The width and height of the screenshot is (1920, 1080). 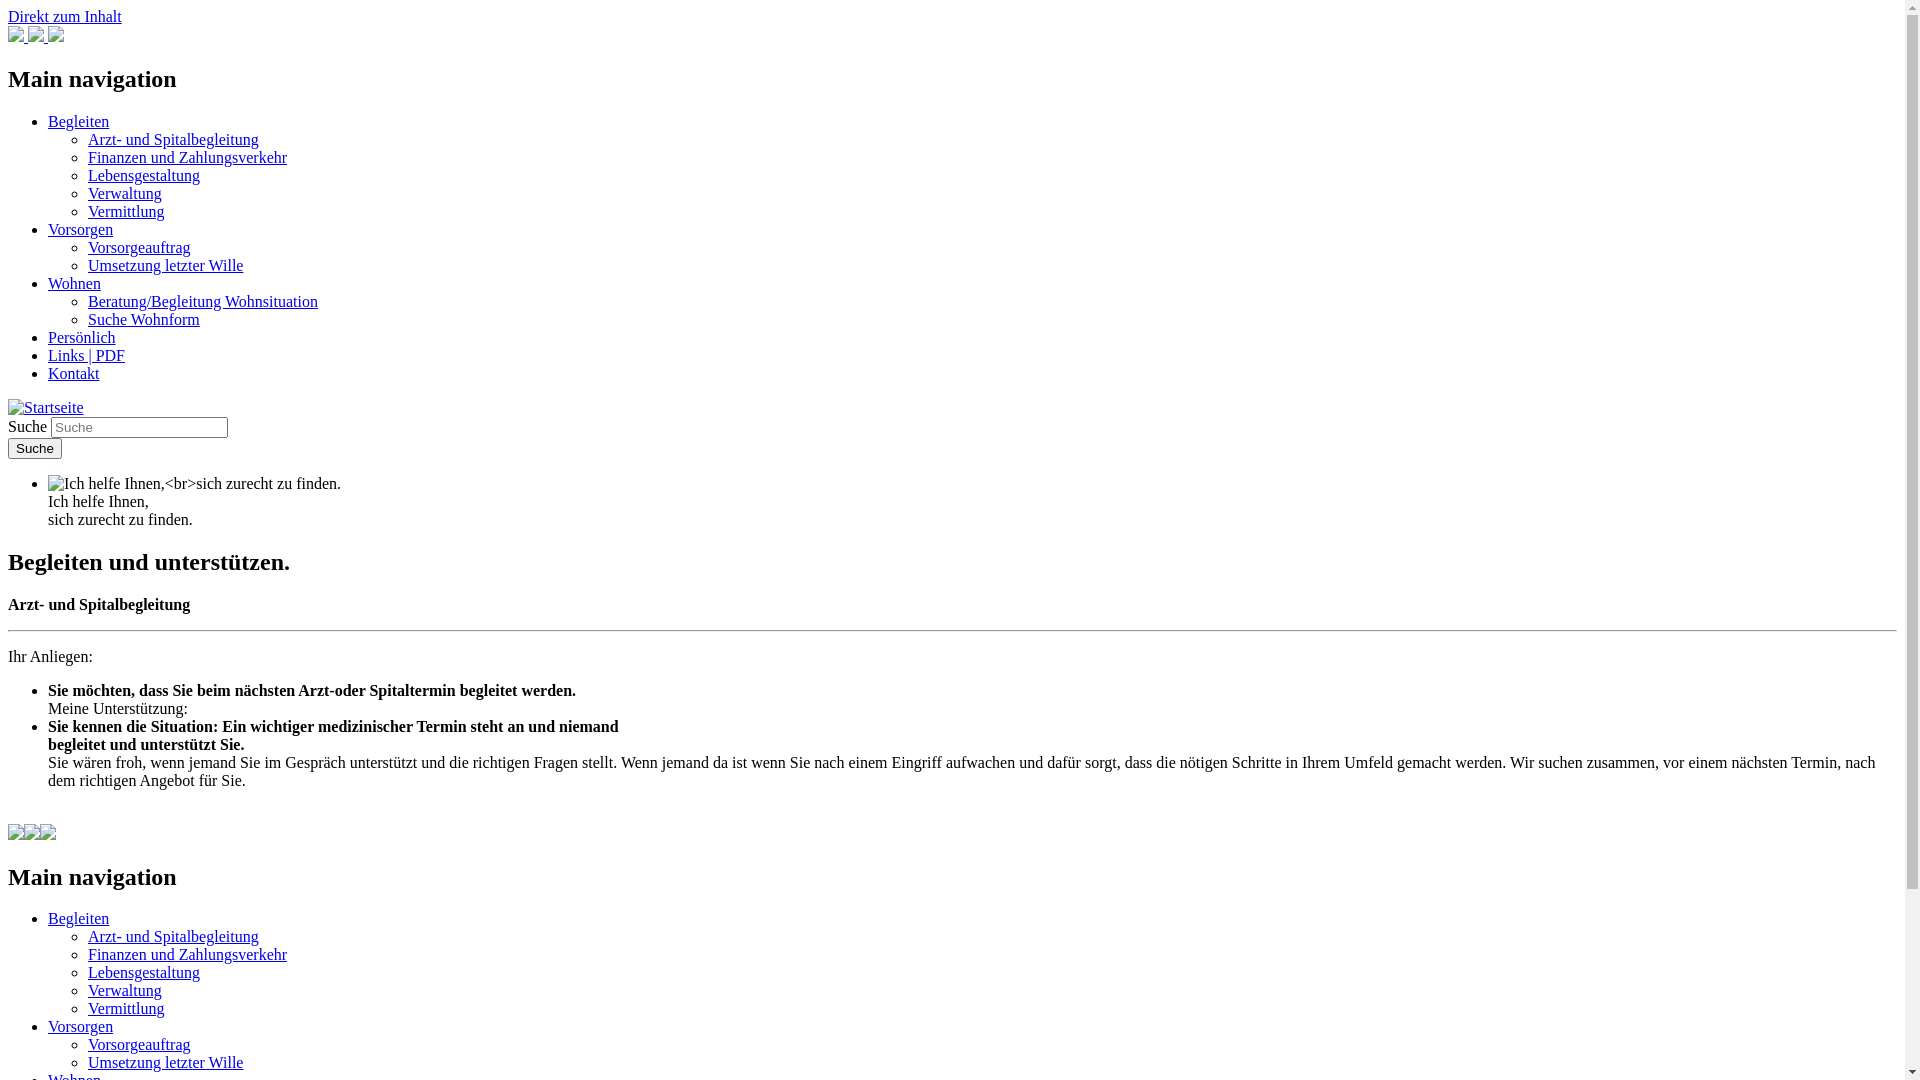 What do you see at coordinates (85, 354) in the screenshot?
I see `'Links | PDF'` at bounding box center [85, 354].